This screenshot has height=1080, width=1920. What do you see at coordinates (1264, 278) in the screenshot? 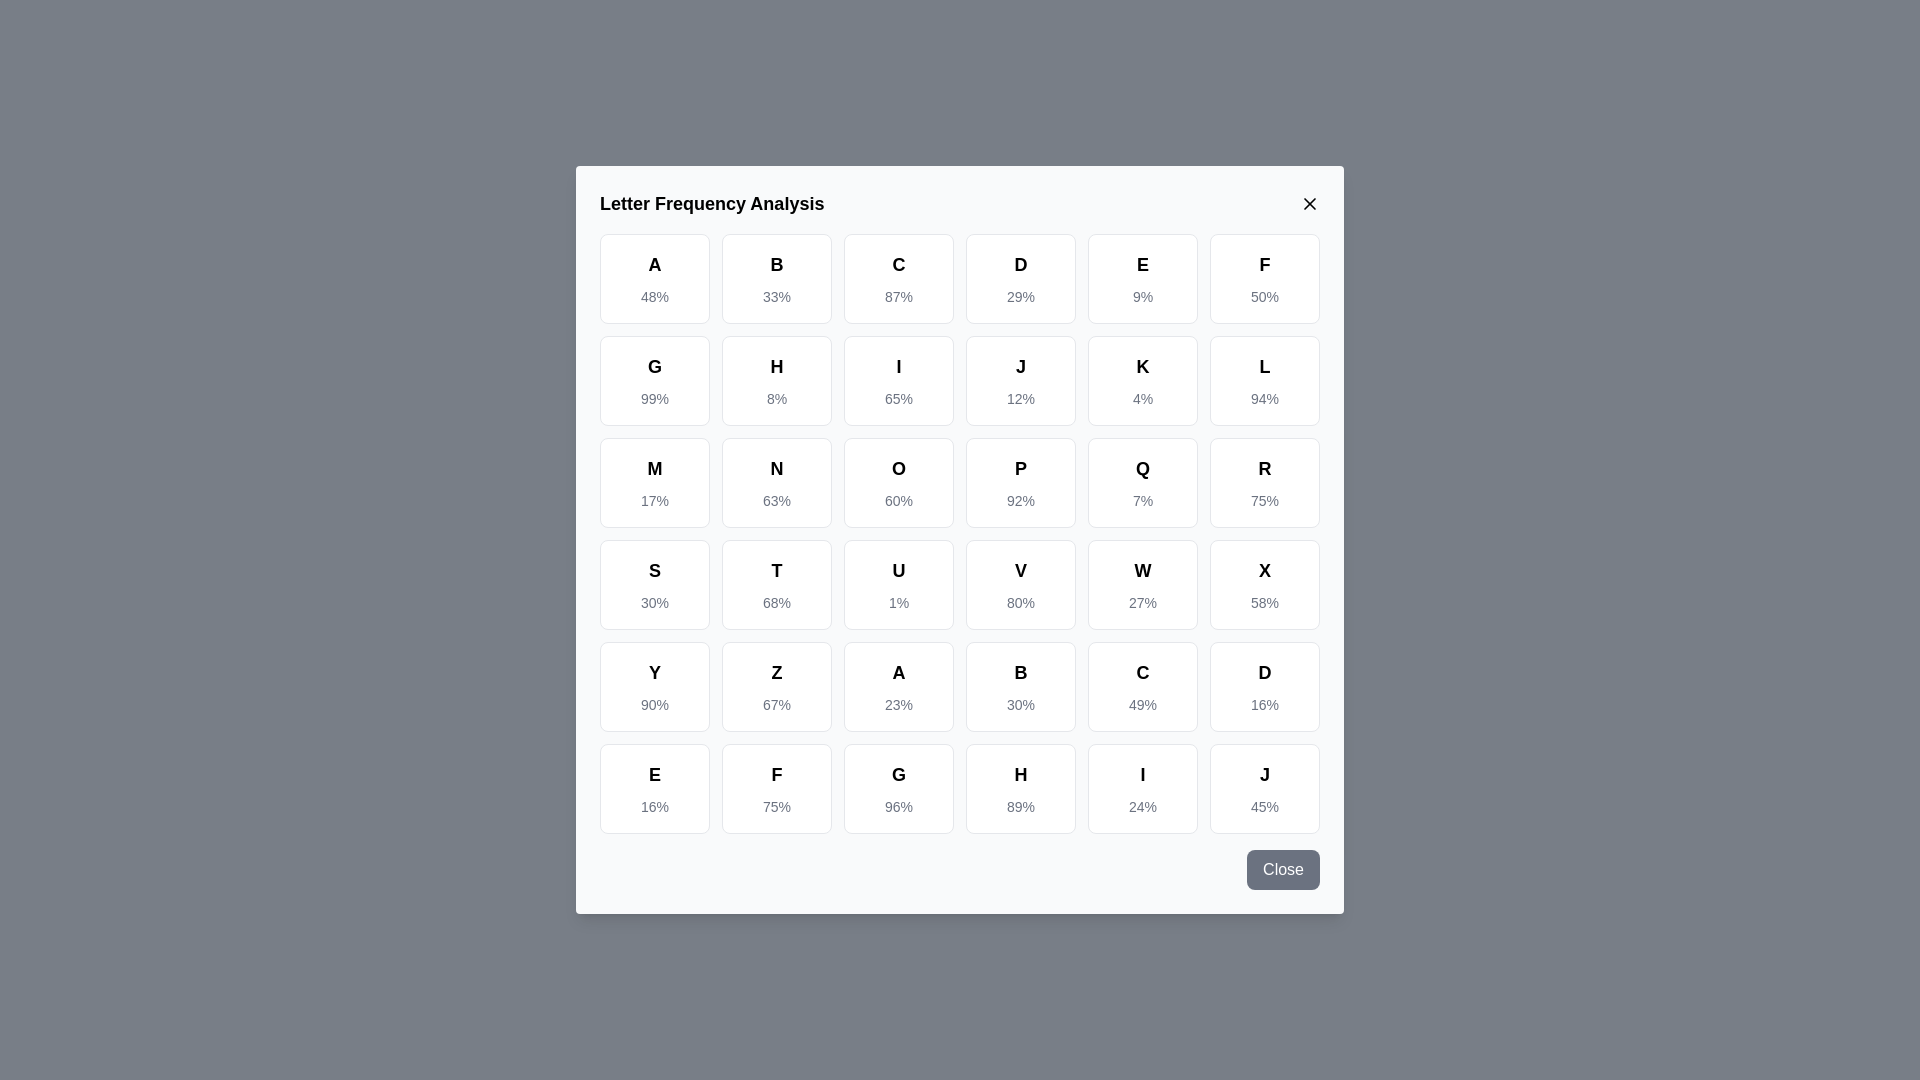
I see `the cell corresponding to the letter F` at bounding box center [1264, 278].